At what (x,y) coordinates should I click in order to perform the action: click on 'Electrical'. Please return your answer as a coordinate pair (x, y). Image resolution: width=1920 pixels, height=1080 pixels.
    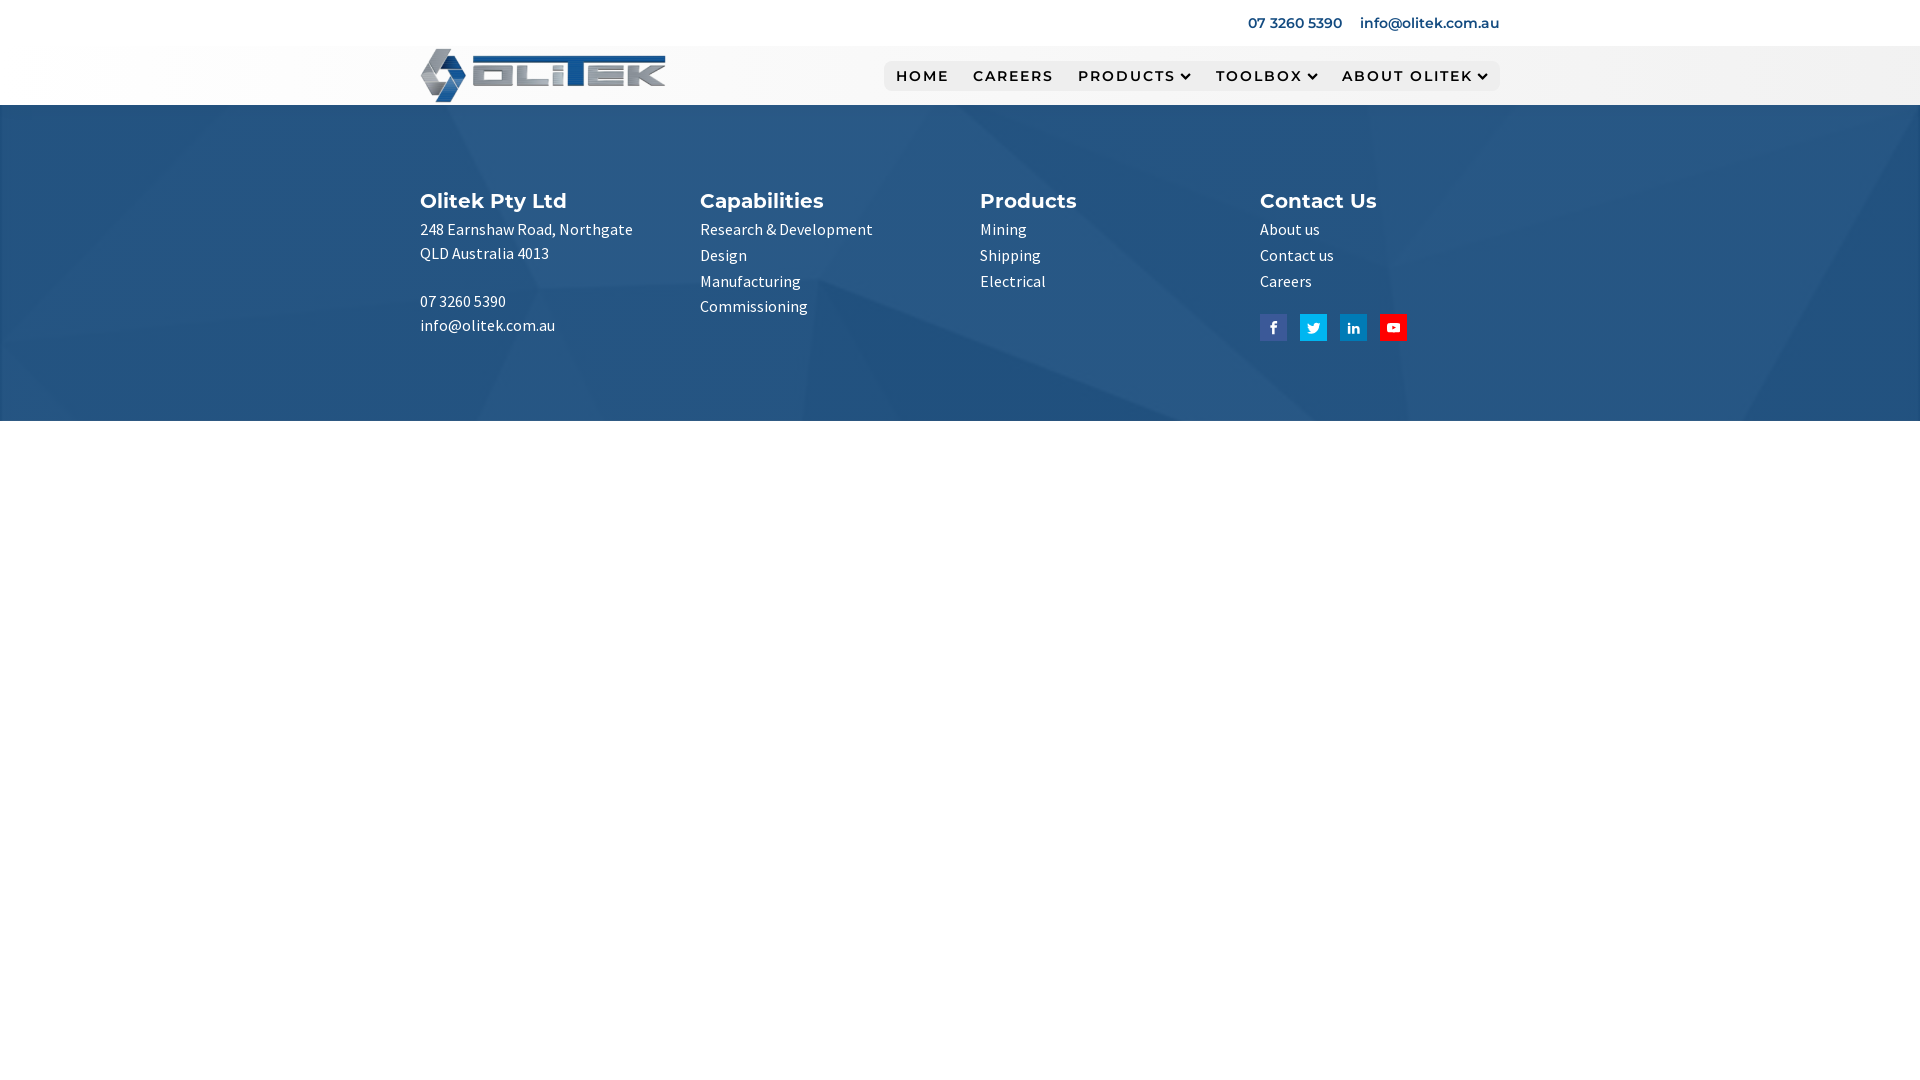
    Looking at the image, I should click on (1012, 281).